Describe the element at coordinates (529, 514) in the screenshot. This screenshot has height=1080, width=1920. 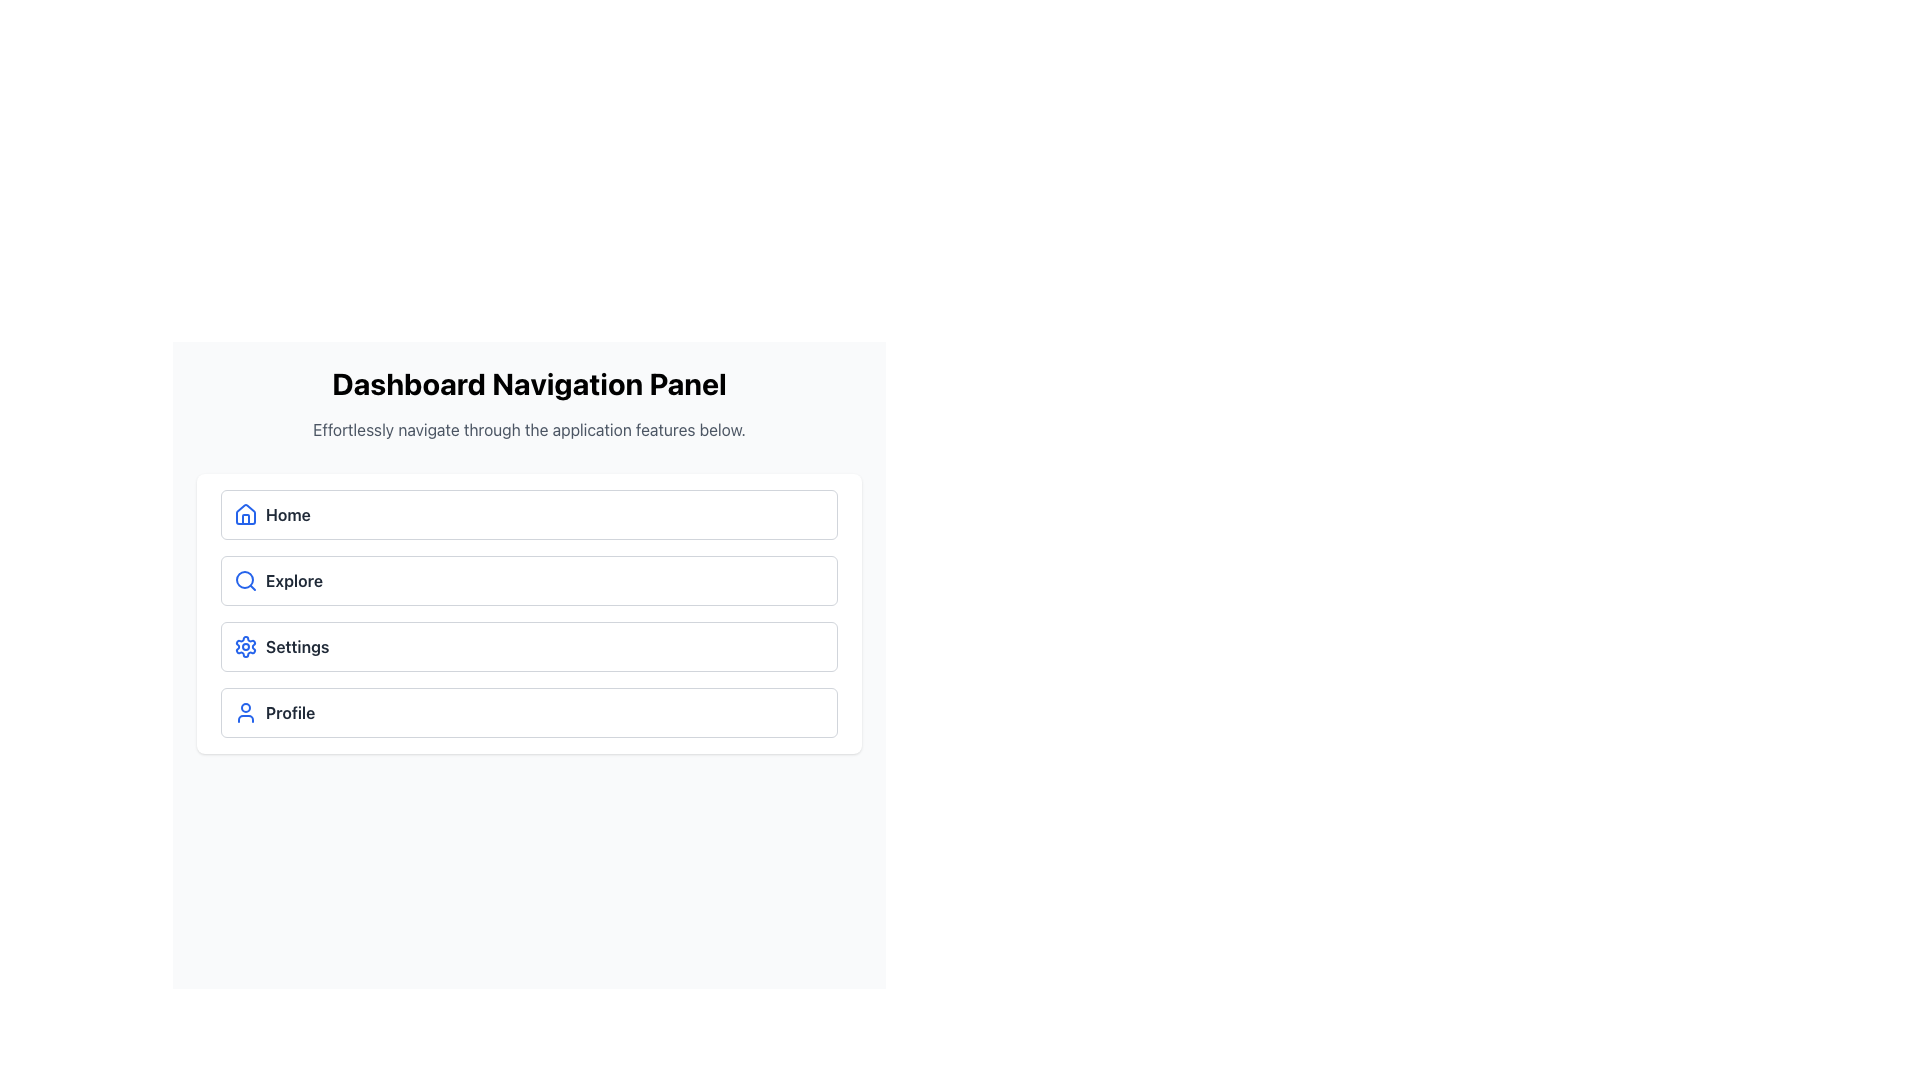
I see `the 'Home' navigation button located in the 'Dashboard Navigation Panel'` at that location.